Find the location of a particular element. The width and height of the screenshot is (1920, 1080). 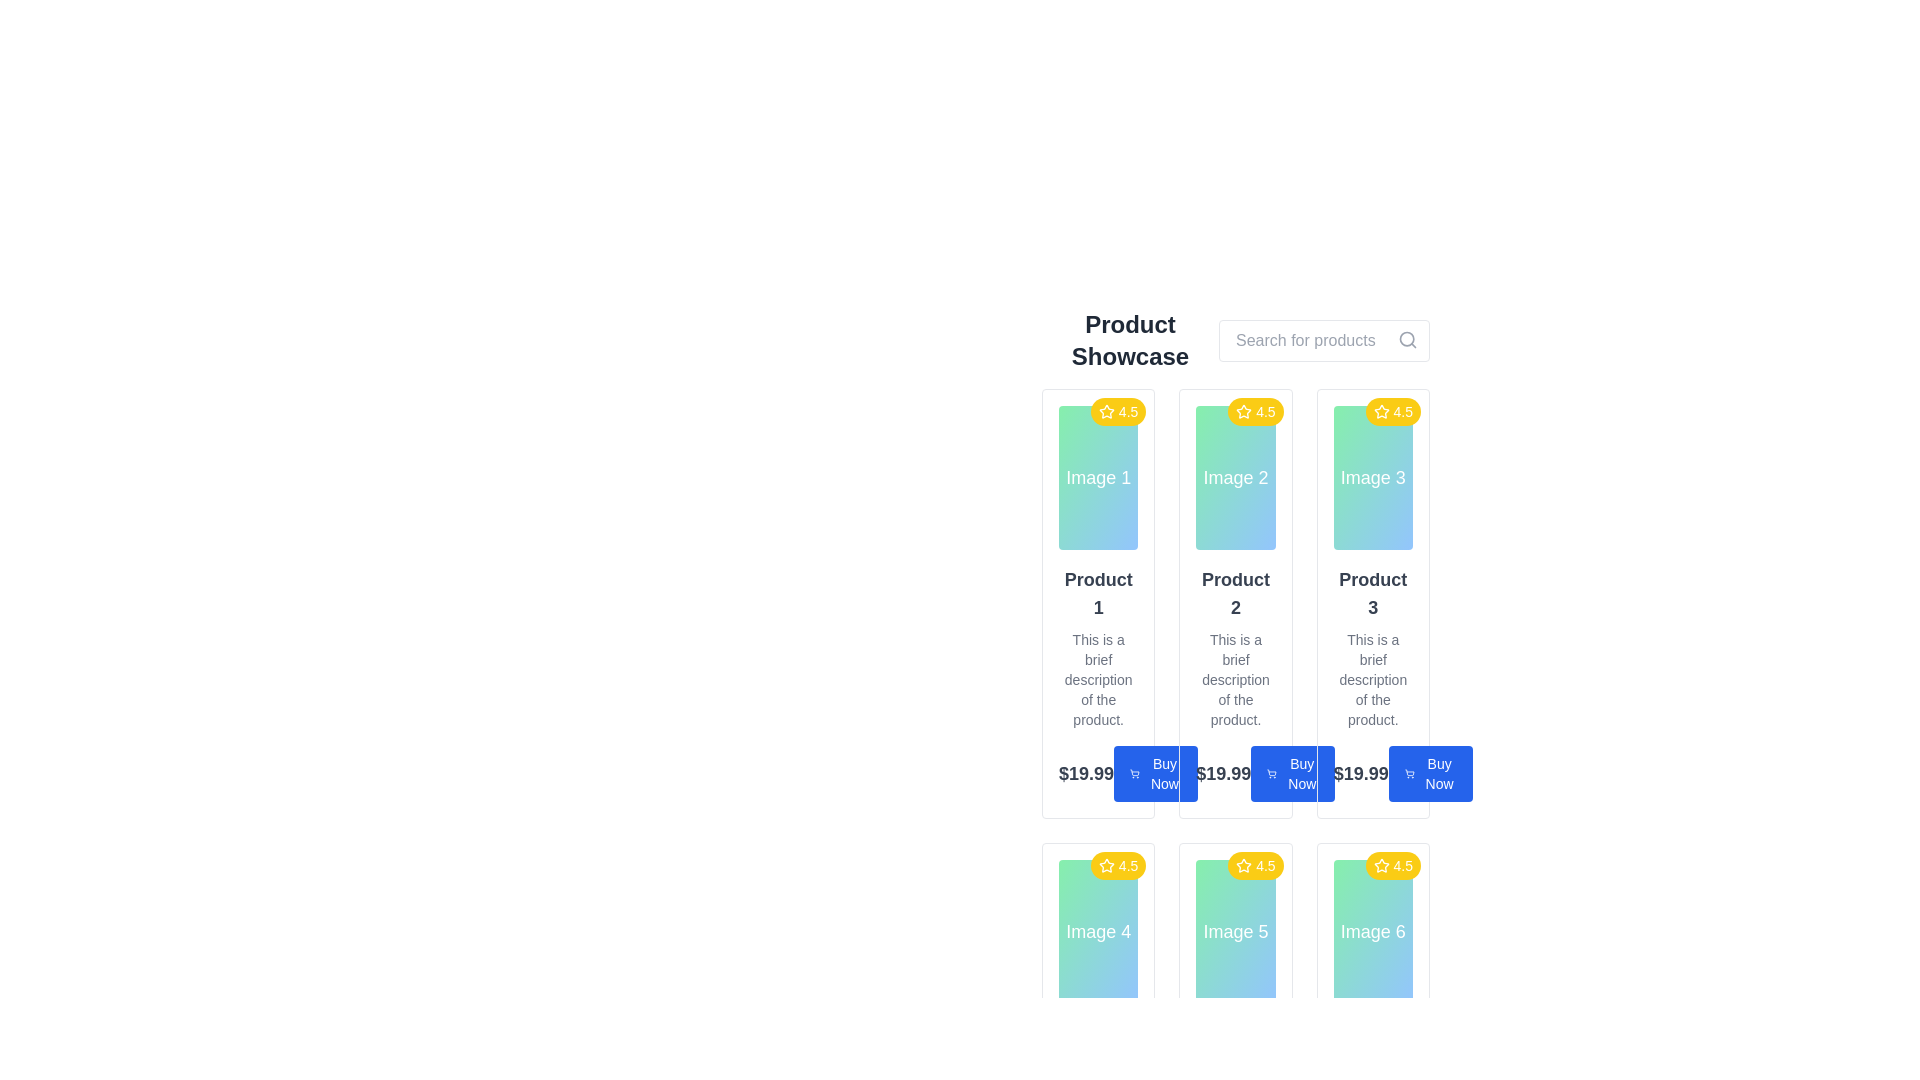

the static text label displaying 'Image 2' in white font color, located centrally within the second product card of the showcase grid layout is located at coordinates (1234, 478).